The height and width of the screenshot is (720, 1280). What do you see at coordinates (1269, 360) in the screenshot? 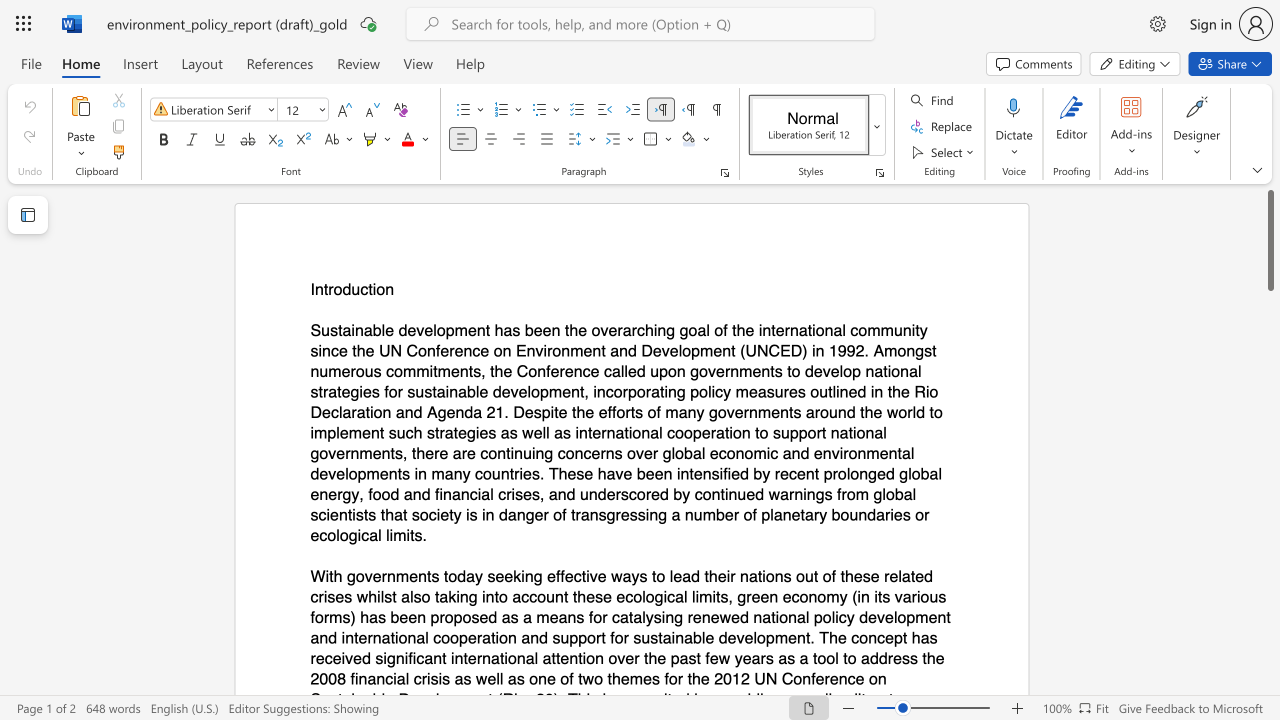
I see `the scrollbar on the right to shift the page lower` at bounding box center [1269, 360].